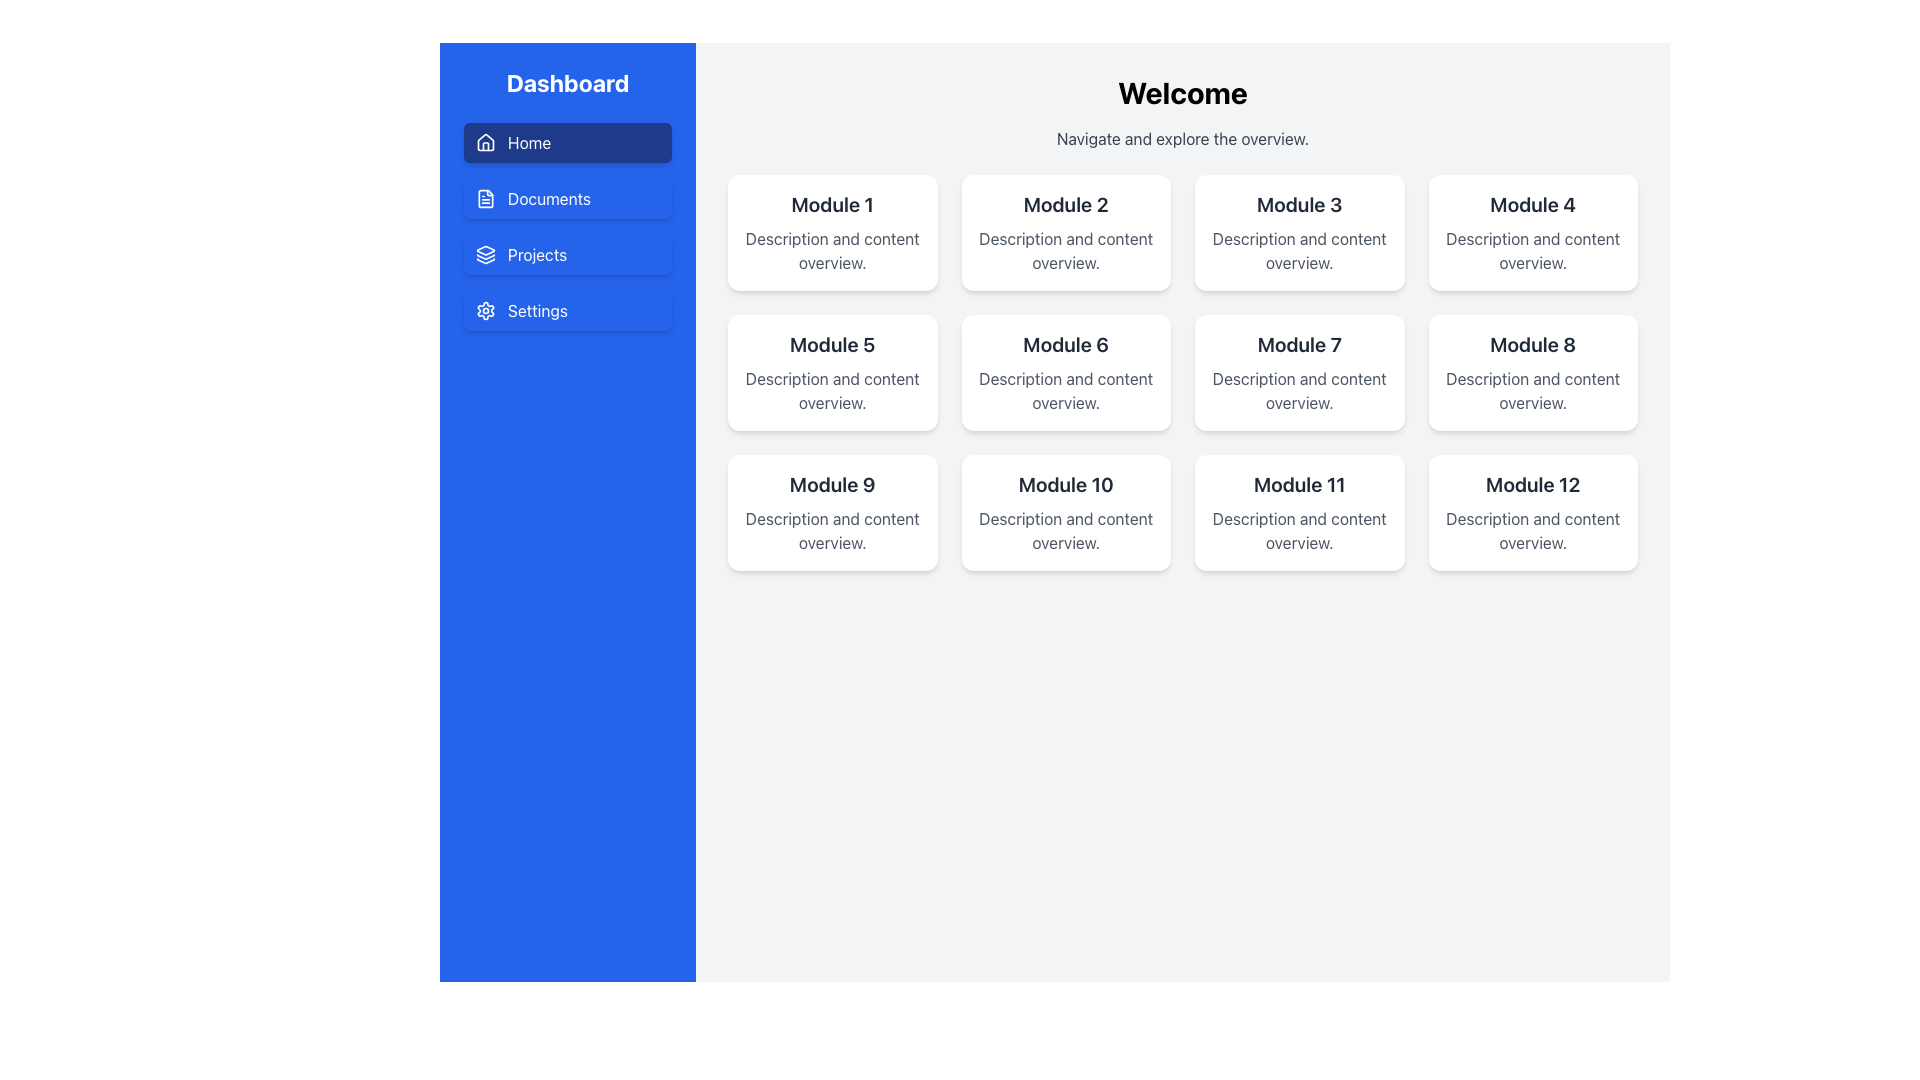 The image size is (1920, 1080). Describe the element at coordinates (1532, 373) in the screenshot. I see `the Card representing 'Module 8' located in the second row and fourth column of the grid` at that location.